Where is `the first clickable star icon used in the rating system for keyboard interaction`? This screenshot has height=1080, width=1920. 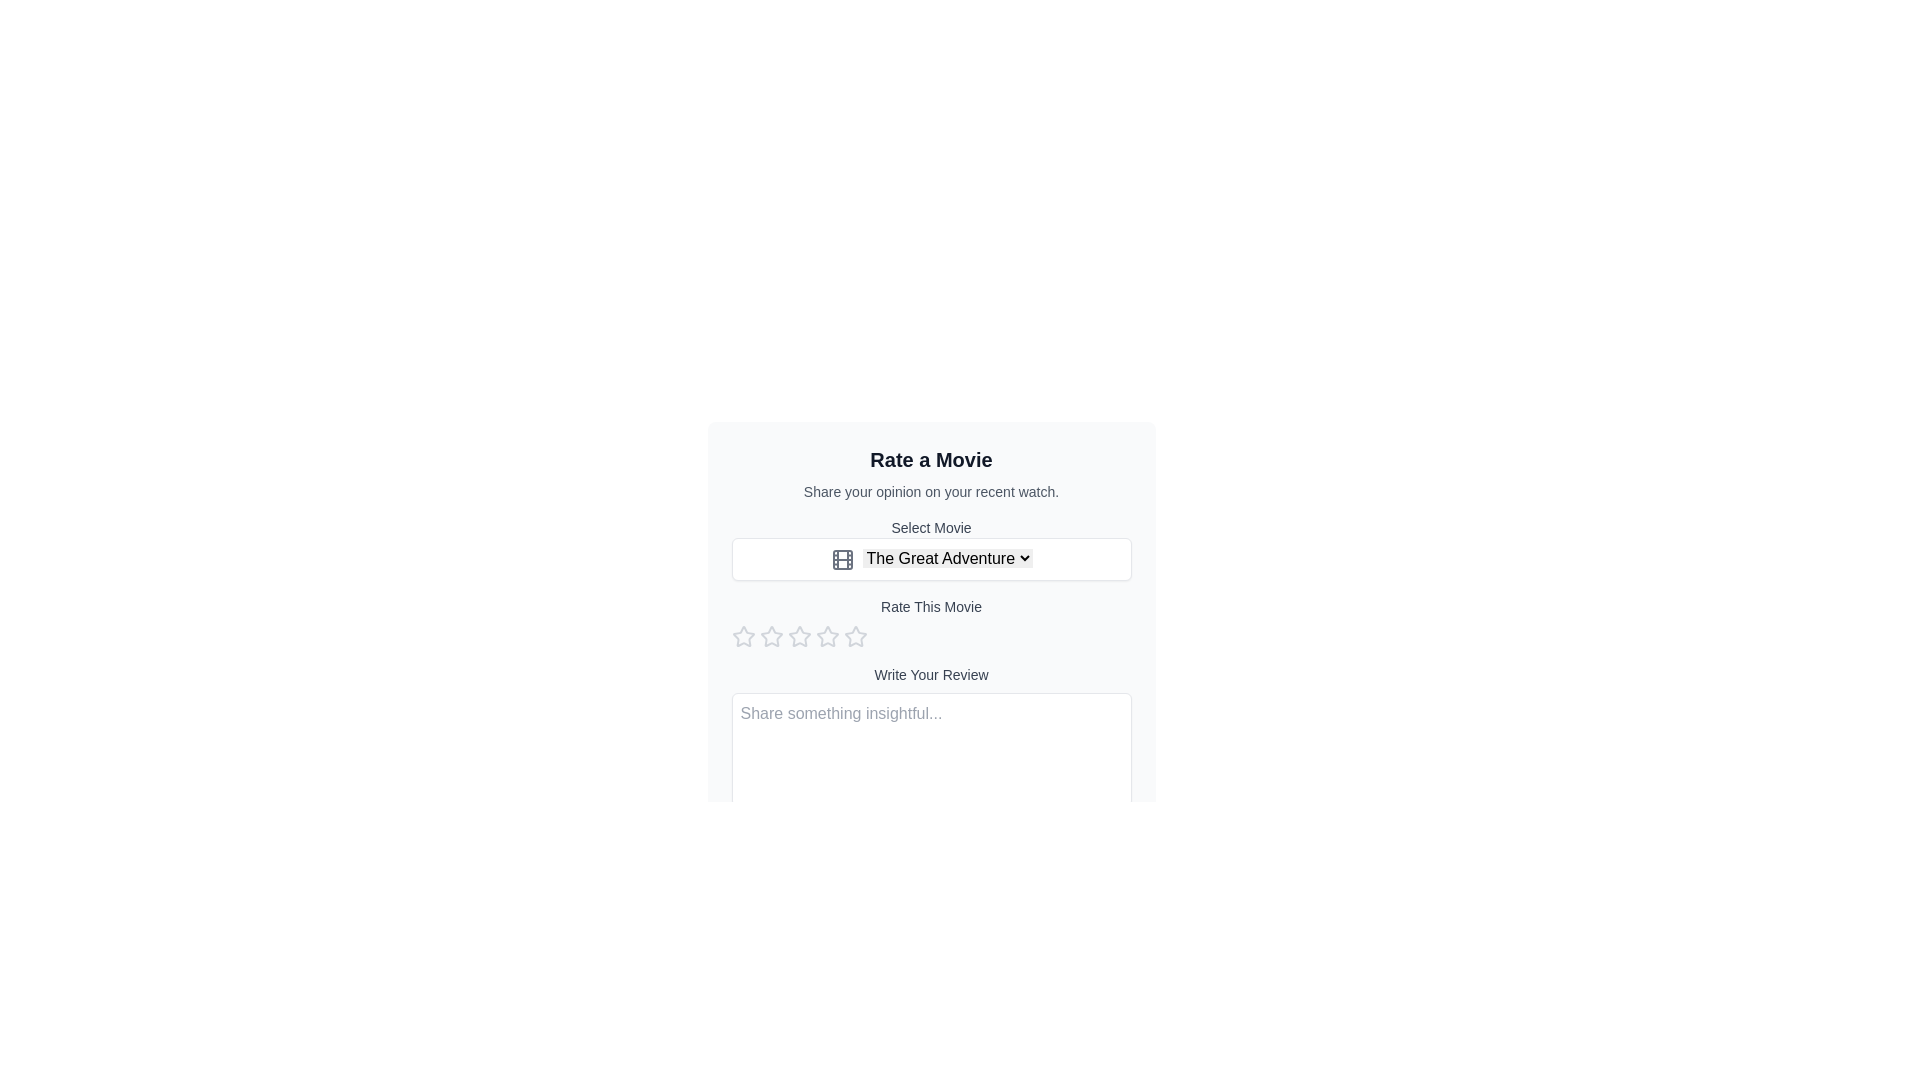
the first clickable star icon used in the rating system for keyboard interaction is located at coordinates (742, 636).